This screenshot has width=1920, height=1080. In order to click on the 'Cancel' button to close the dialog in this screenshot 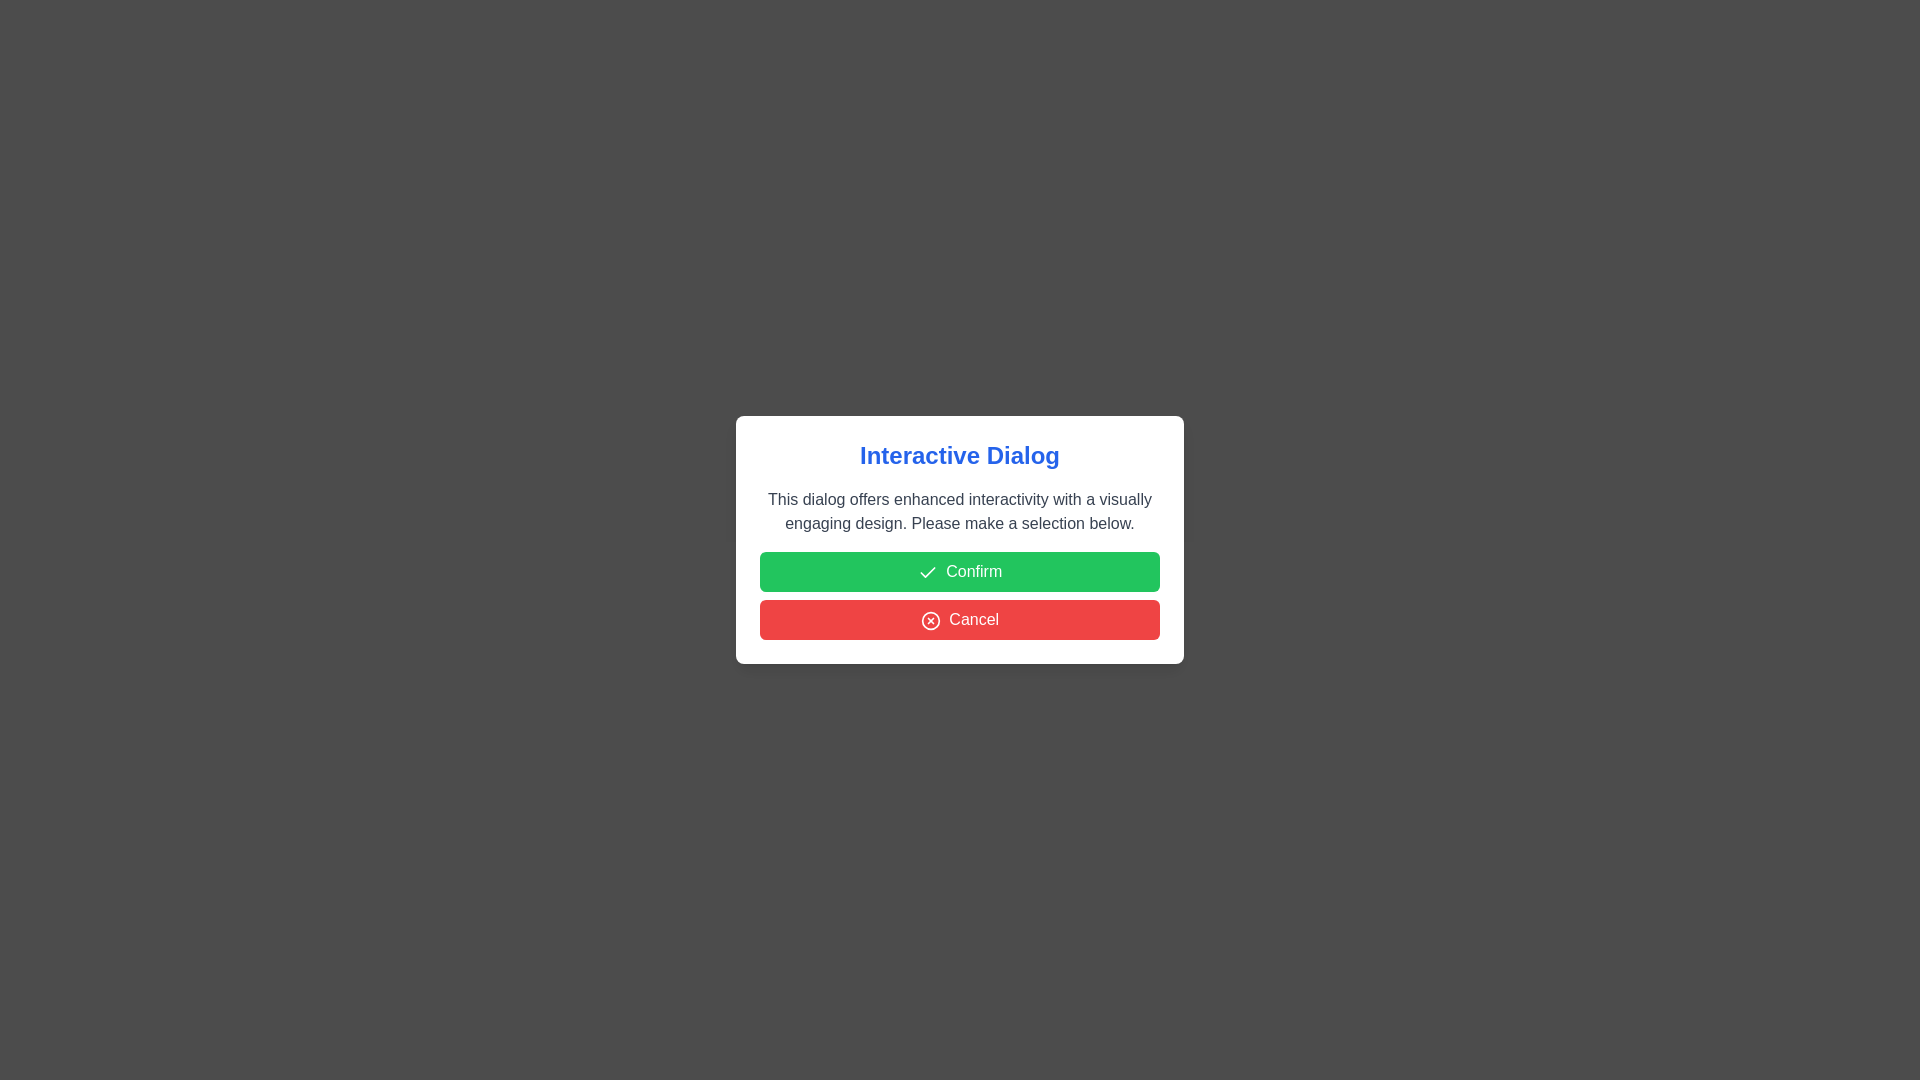, I will do `click(960, 619)`.